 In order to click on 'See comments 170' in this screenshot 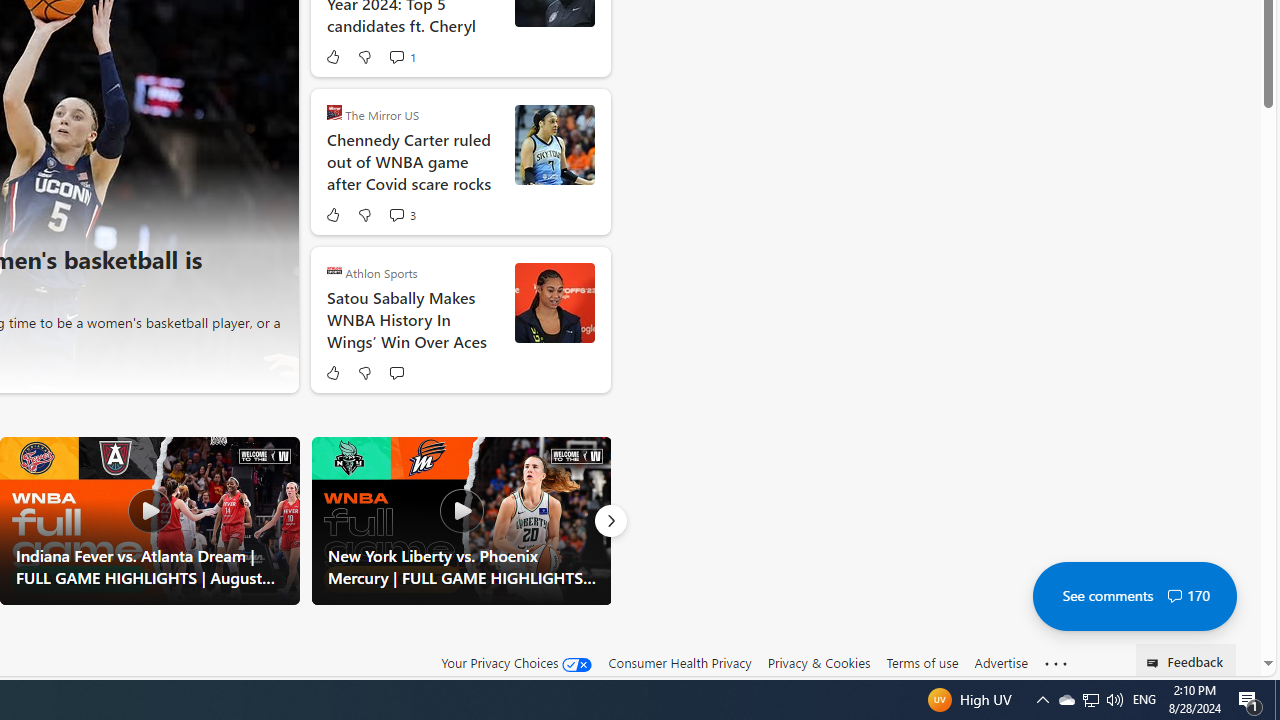, I will do `click(1134, 595)`.